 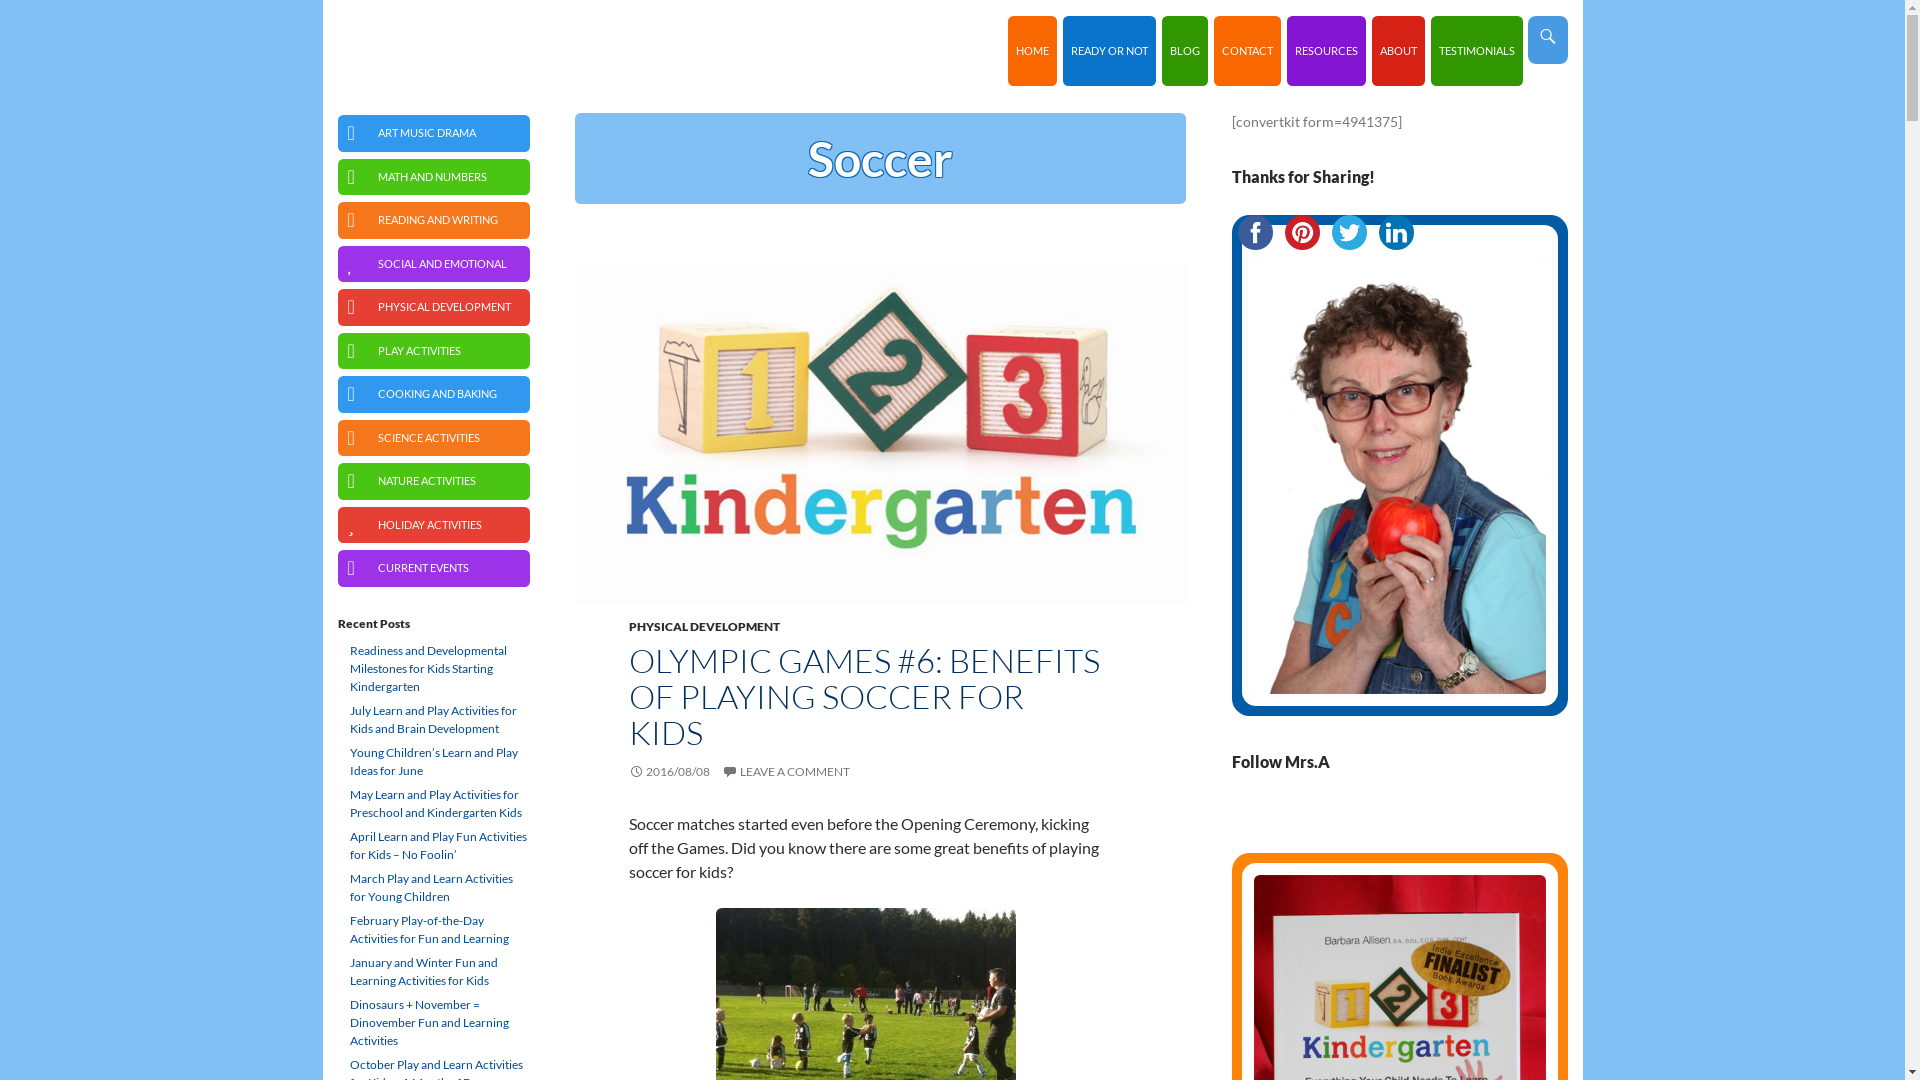 What do you see at coordinates (432, 886) in the screenshot?
I see `'March Play and Learn Activities for Young Children'` at bounding box center [432, 886].